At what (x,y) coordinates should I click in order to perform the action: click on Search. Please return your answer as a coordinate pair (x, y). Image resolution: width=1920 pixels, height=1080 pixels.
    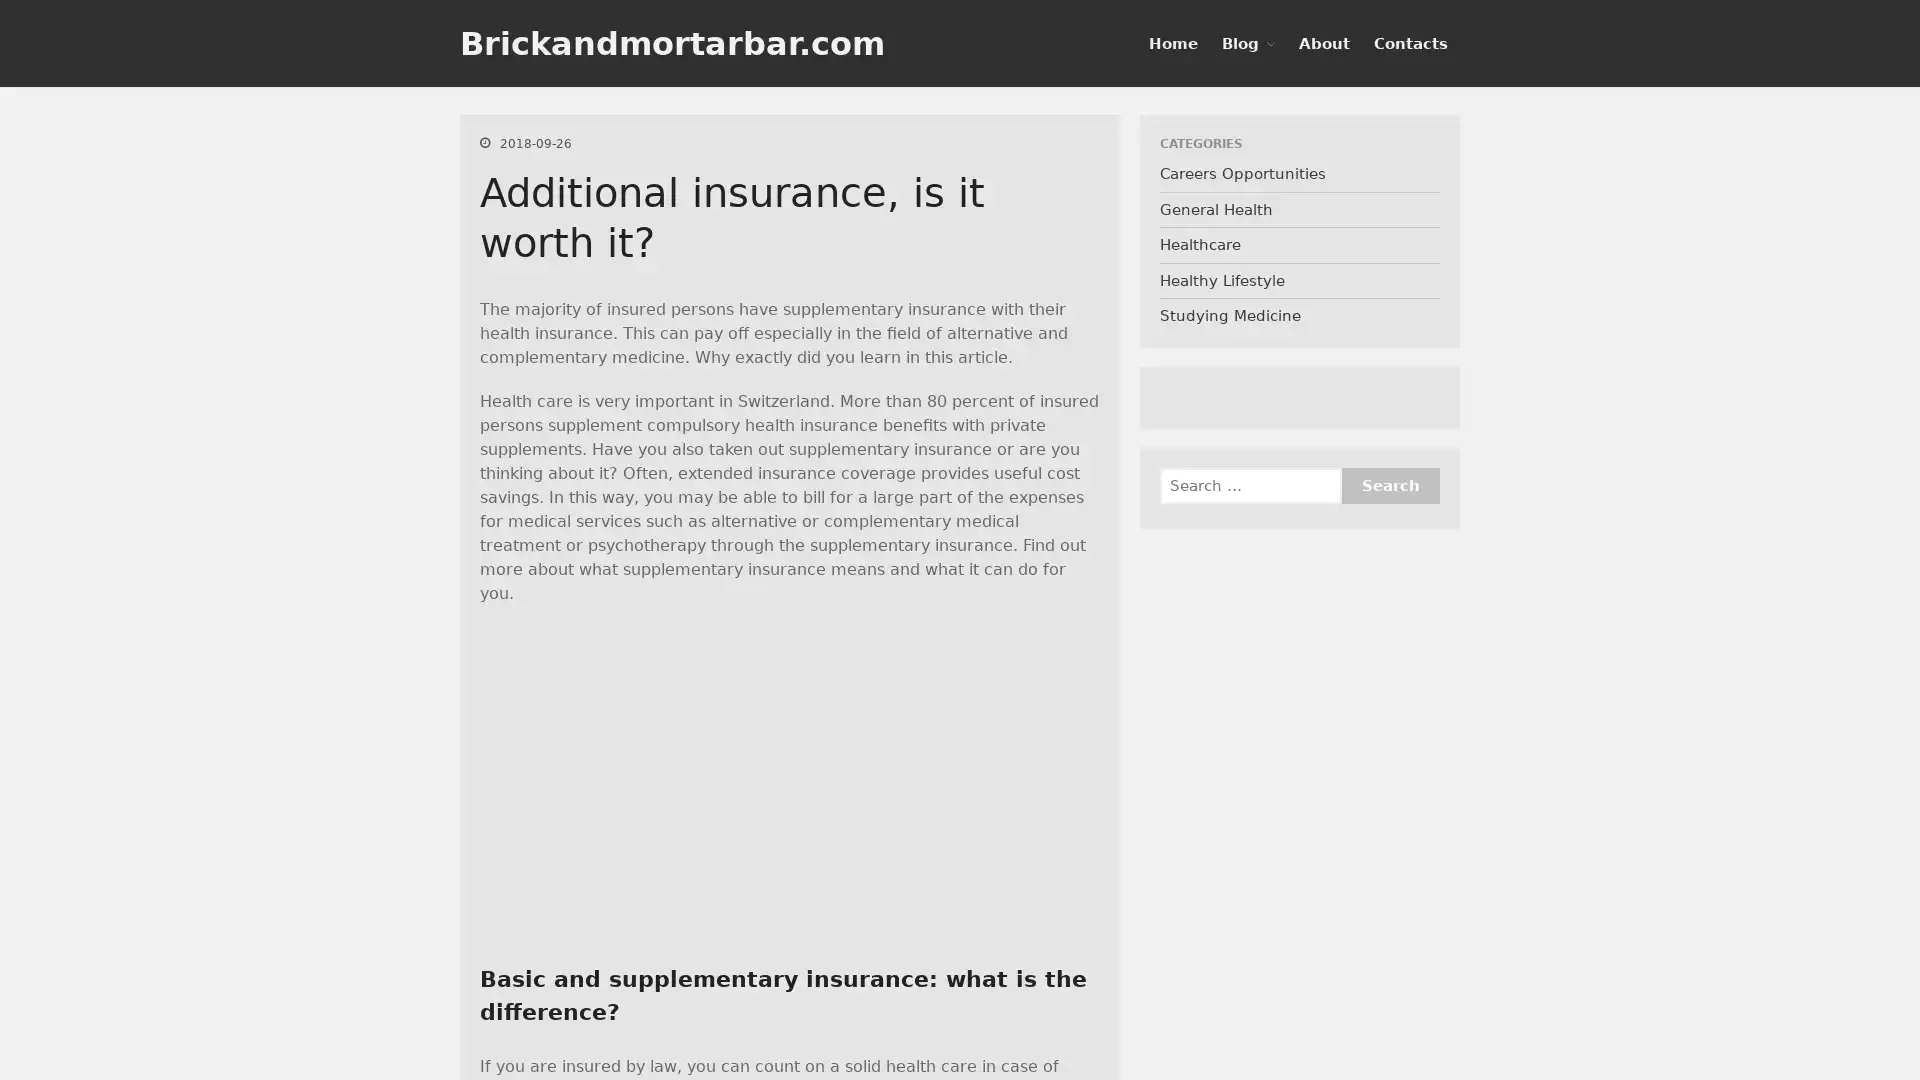
    Looking at the image, I should click on (1800, 405).